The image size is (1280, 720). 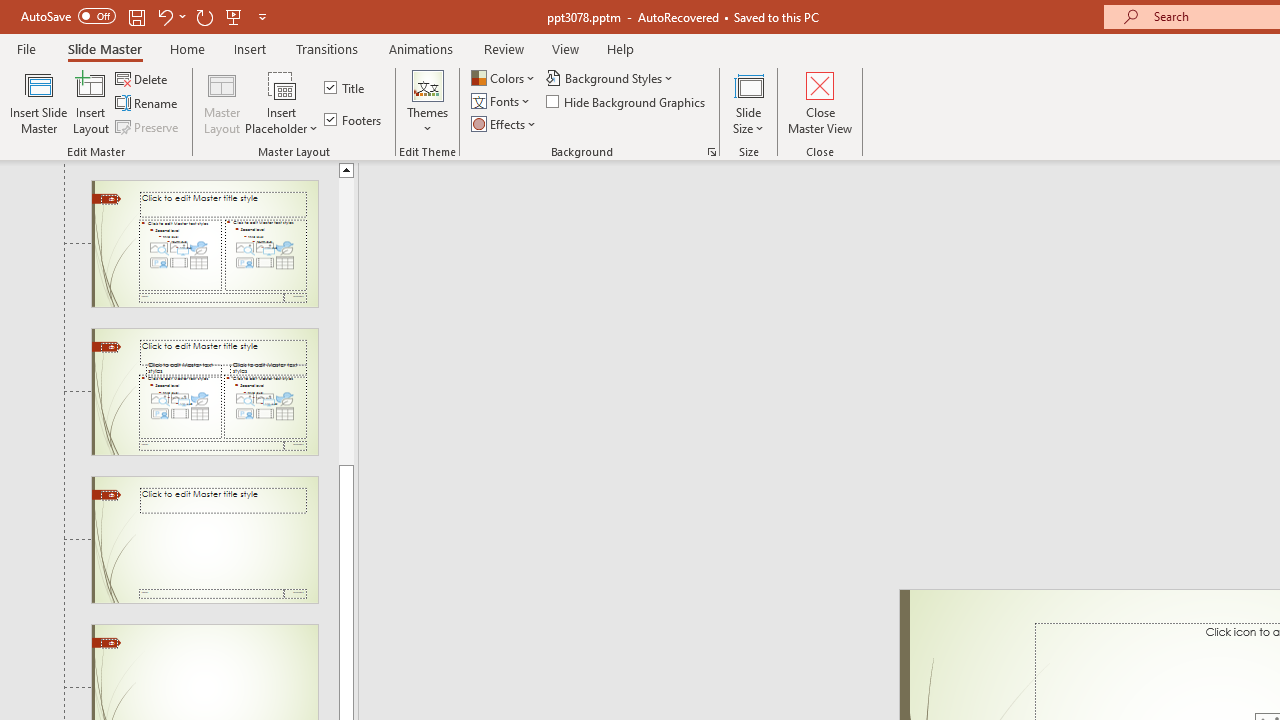 I want to click on 'Insert Placeholder', so click(x=281, y=103).